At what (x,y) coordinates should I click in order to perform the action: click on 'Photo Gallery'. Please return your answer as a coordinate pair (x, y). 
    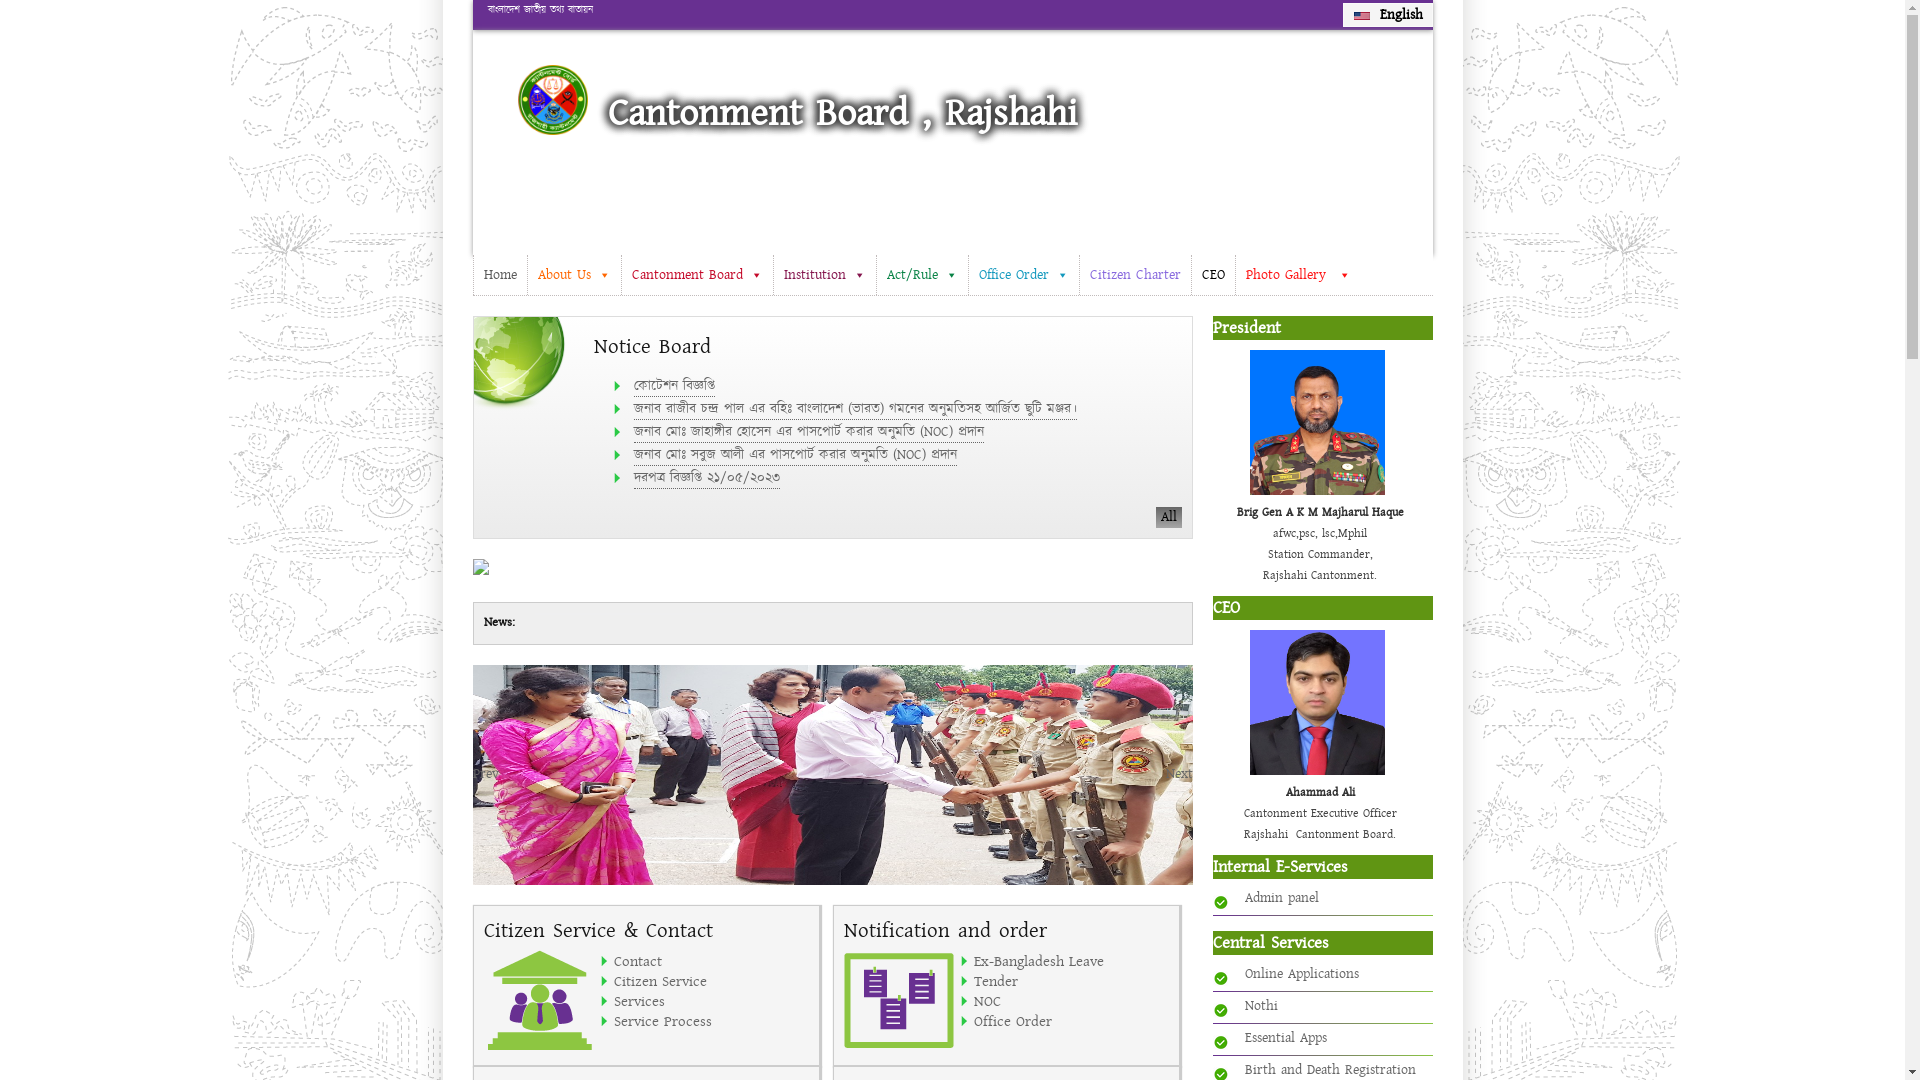
    Looking at the image, I should click on (1232, 274).